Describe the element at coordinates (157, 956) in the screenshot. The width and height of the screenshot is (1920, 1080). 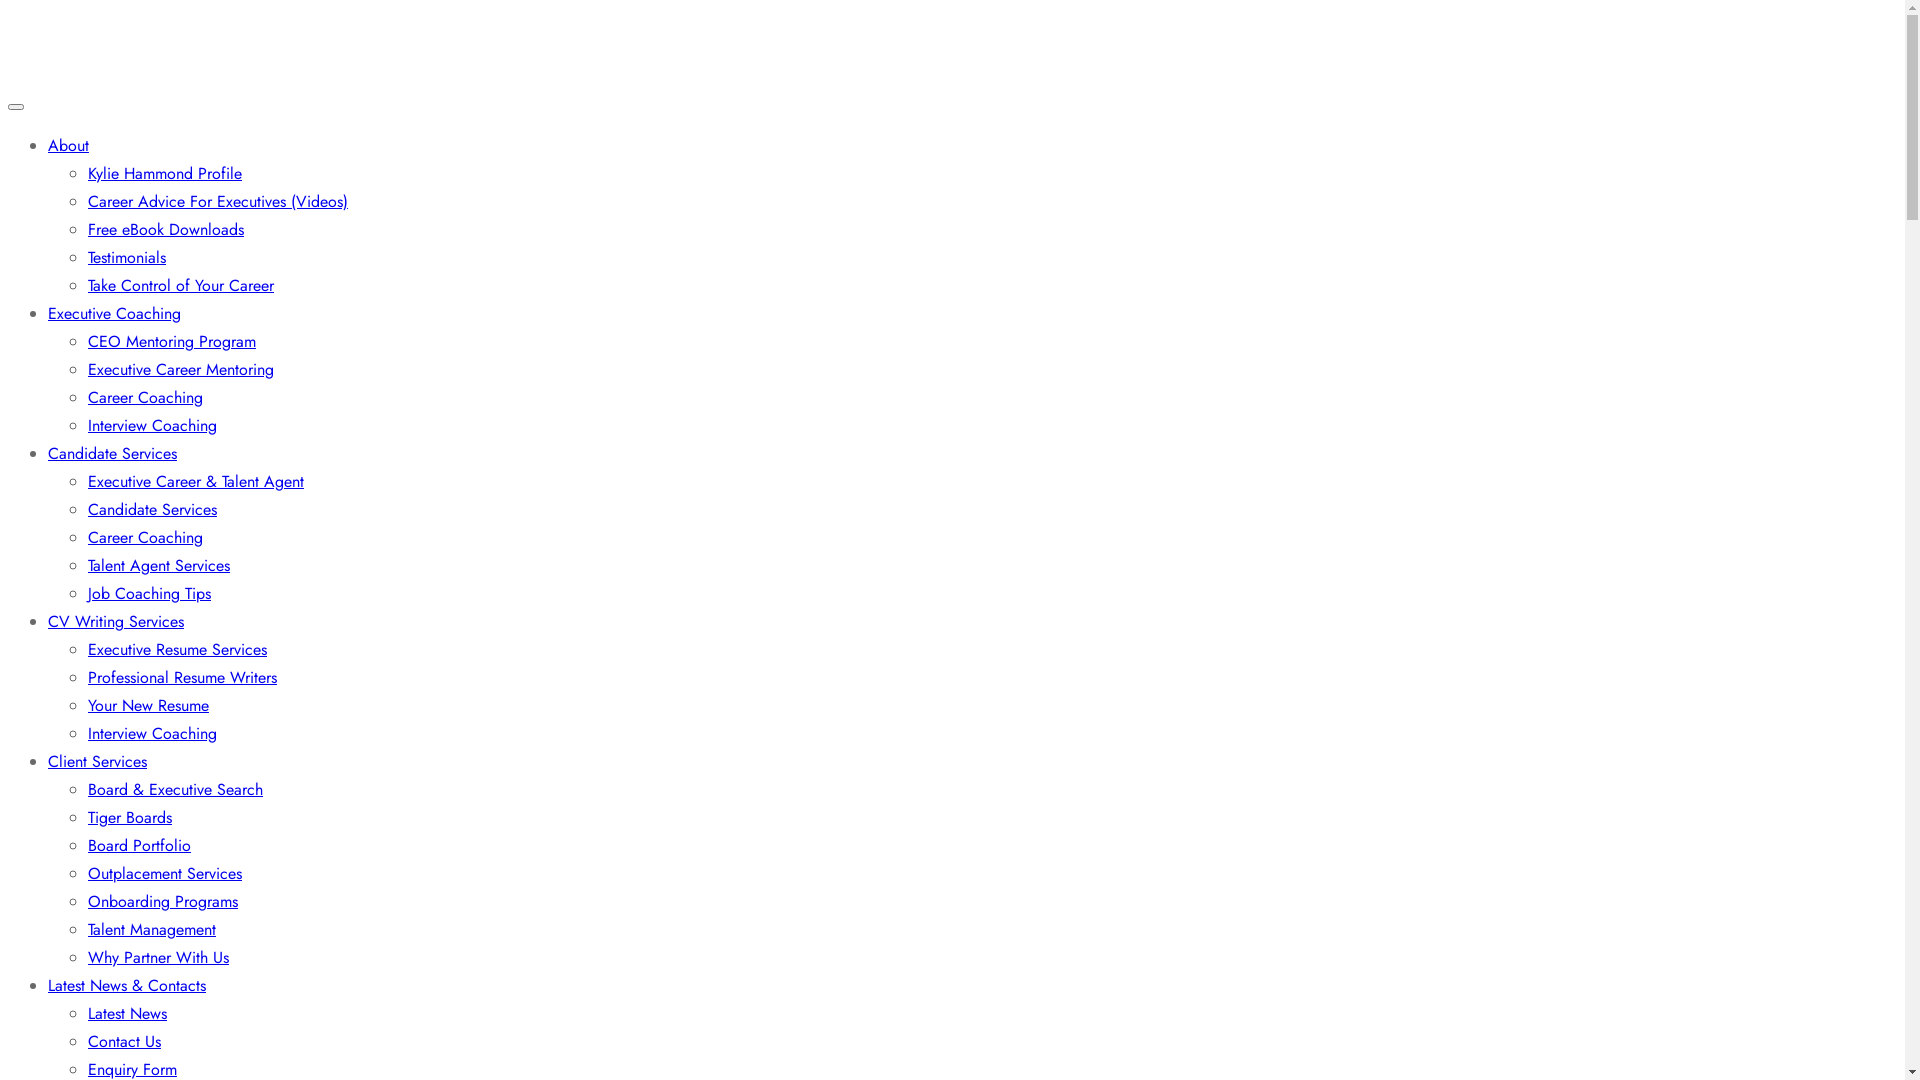
I see `'Why Partner With Us'` at that location.